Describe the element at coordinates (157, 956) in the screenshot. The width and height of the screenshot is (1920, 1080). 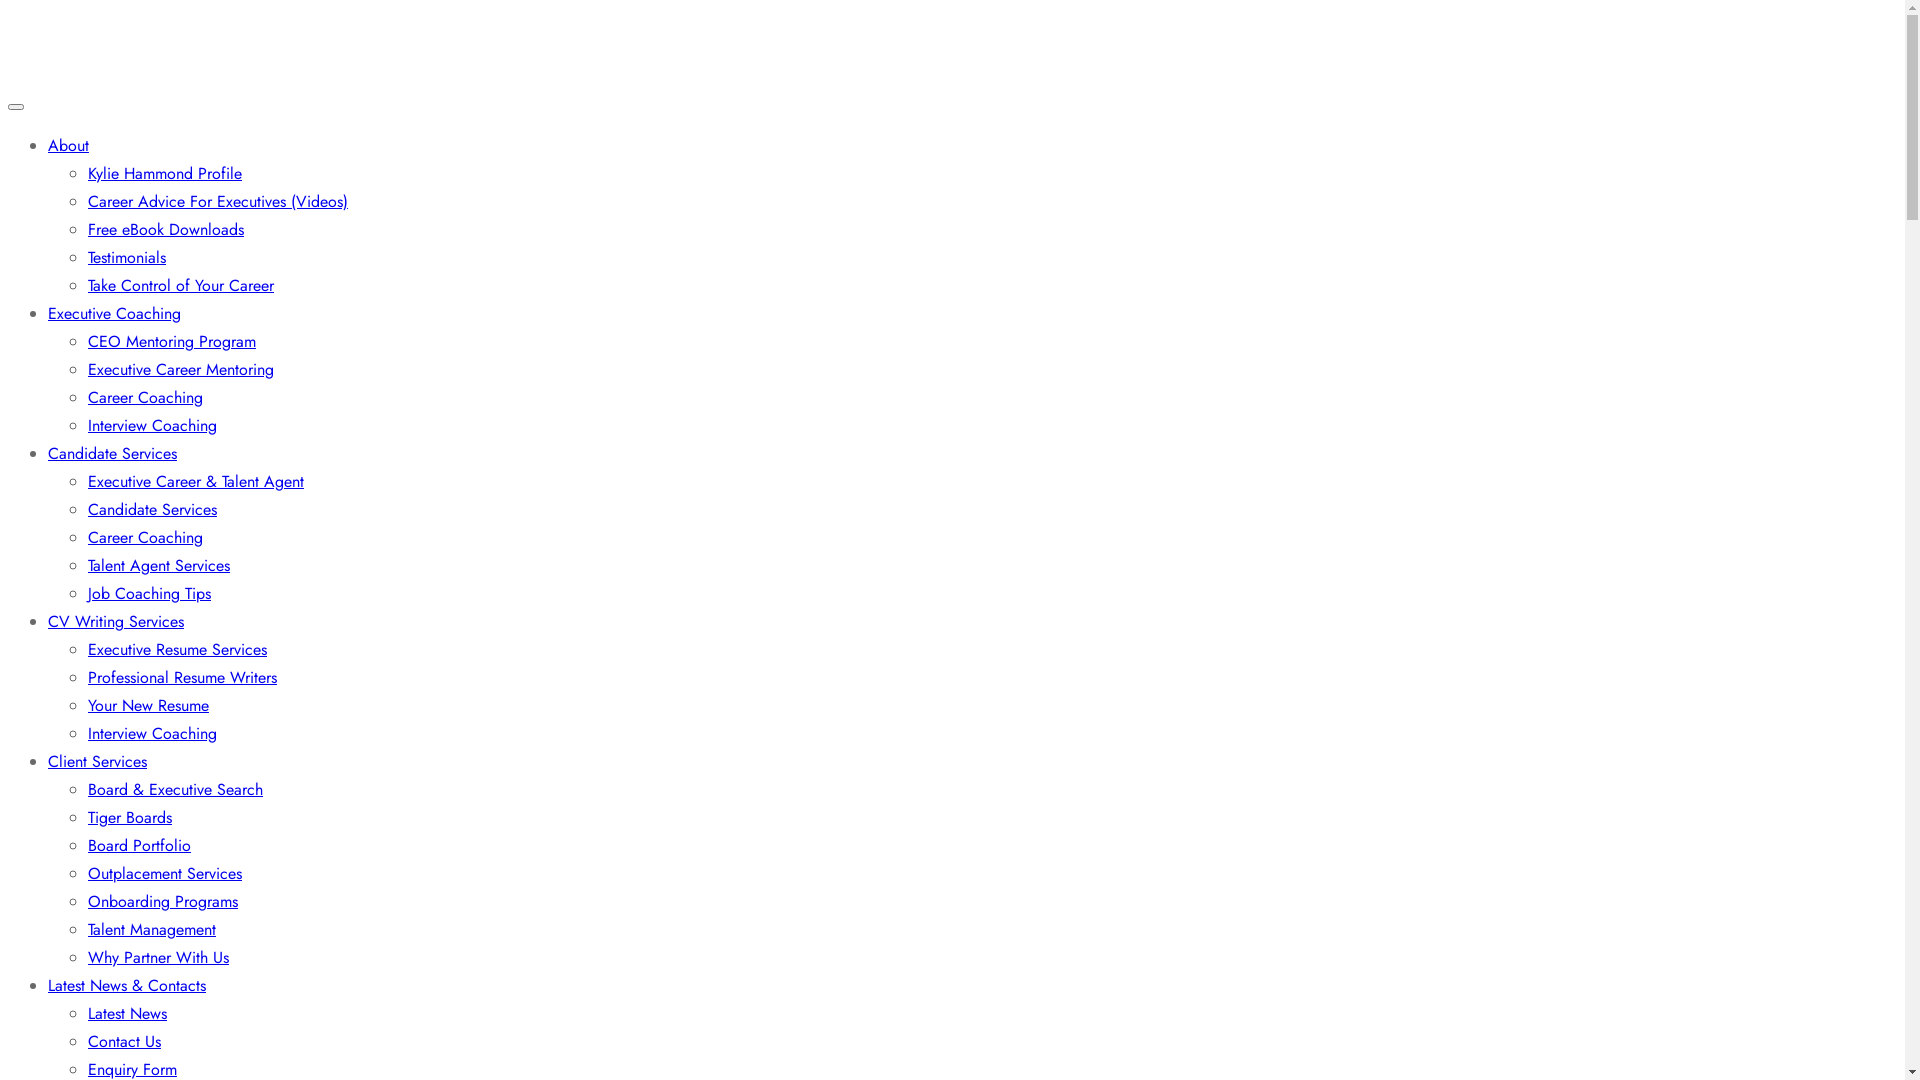
I see `'Why Partner With Us'` at that location.